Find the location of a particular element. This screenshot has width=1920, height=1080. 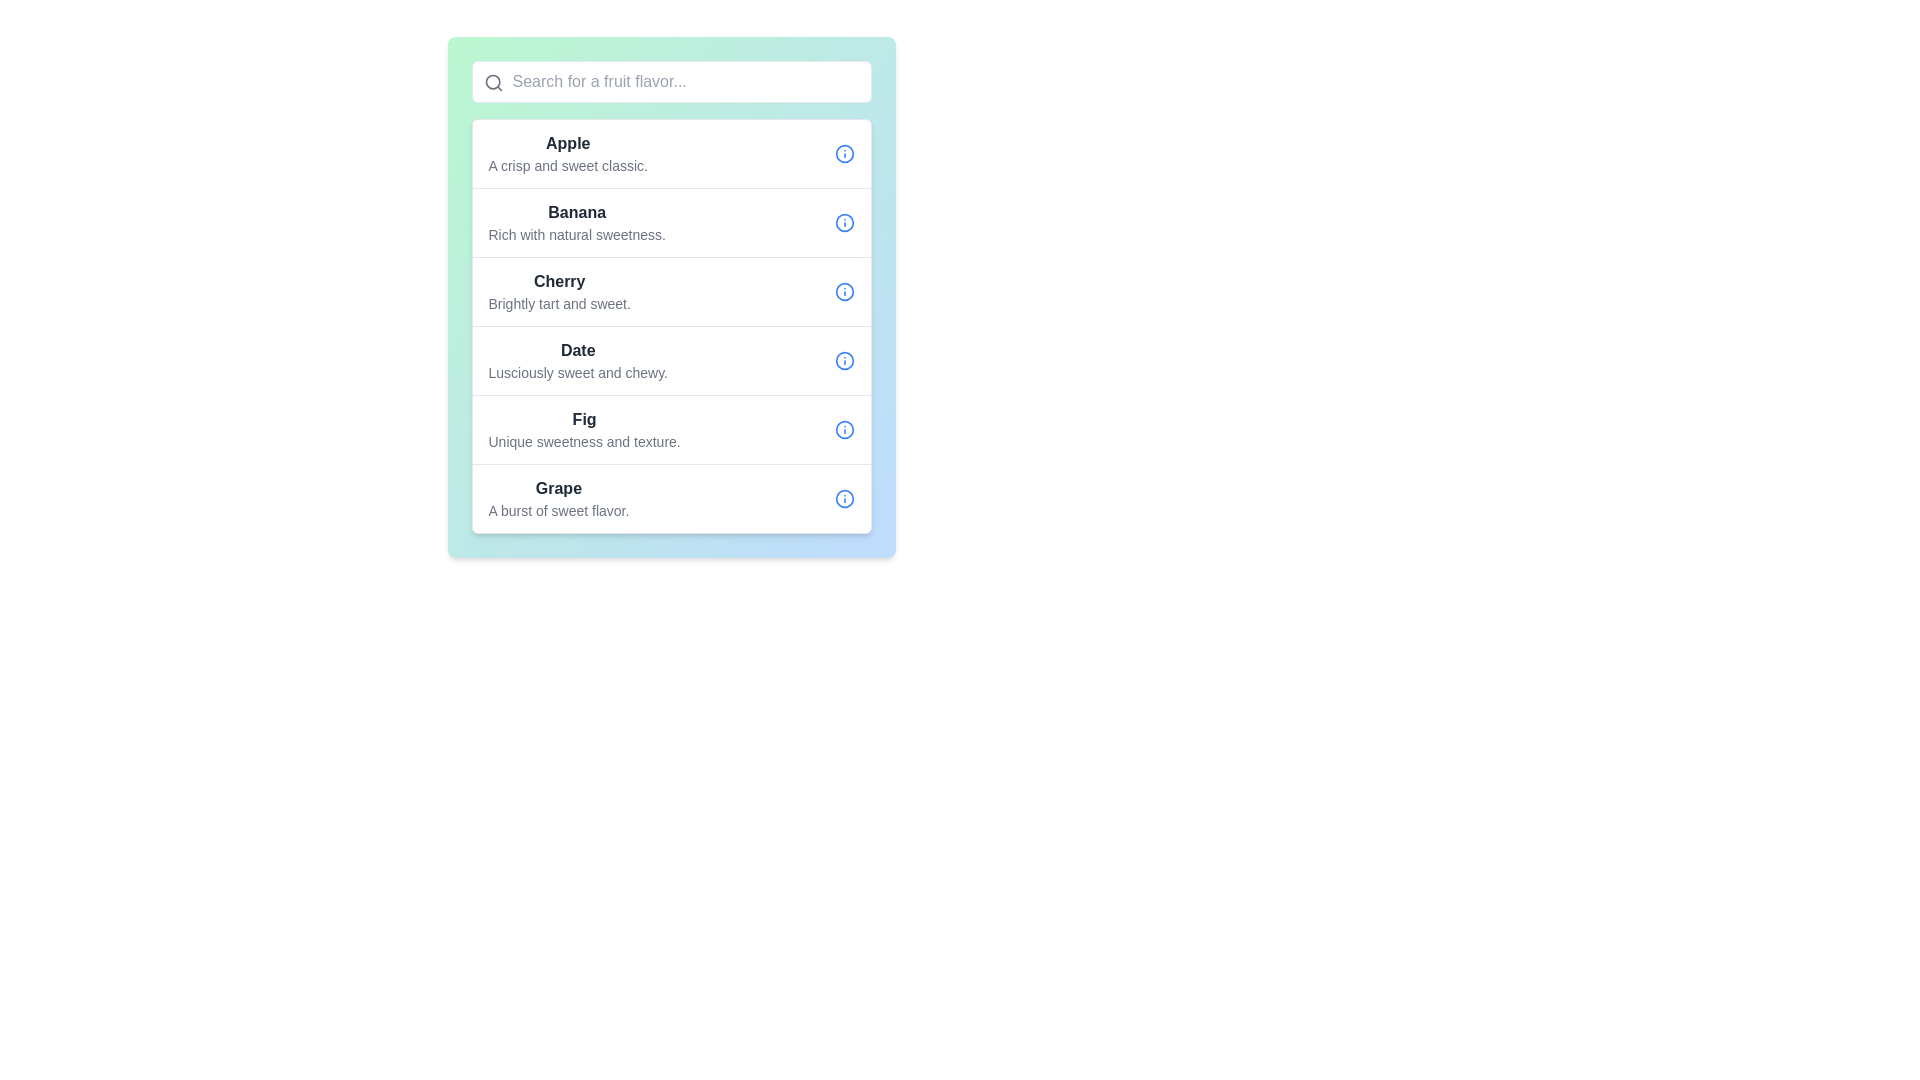

the interactive icon located to the right end of the 'Banana' list item is located at coordinates (844, 223).